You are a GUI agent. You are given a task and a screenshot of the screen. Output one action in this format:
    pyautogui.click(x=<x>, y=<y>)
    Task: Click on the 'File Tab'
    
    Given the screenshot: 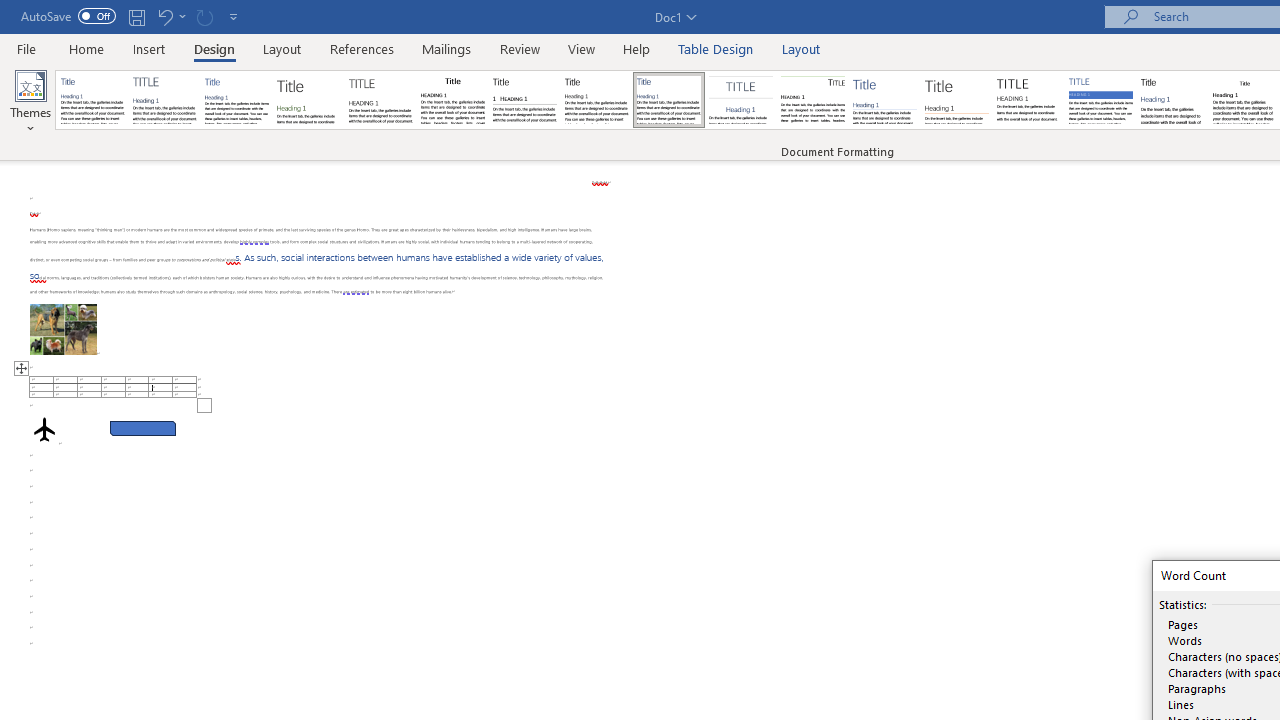 What is the action you would take?
    pyautogui.click(x=26, y=47)
    